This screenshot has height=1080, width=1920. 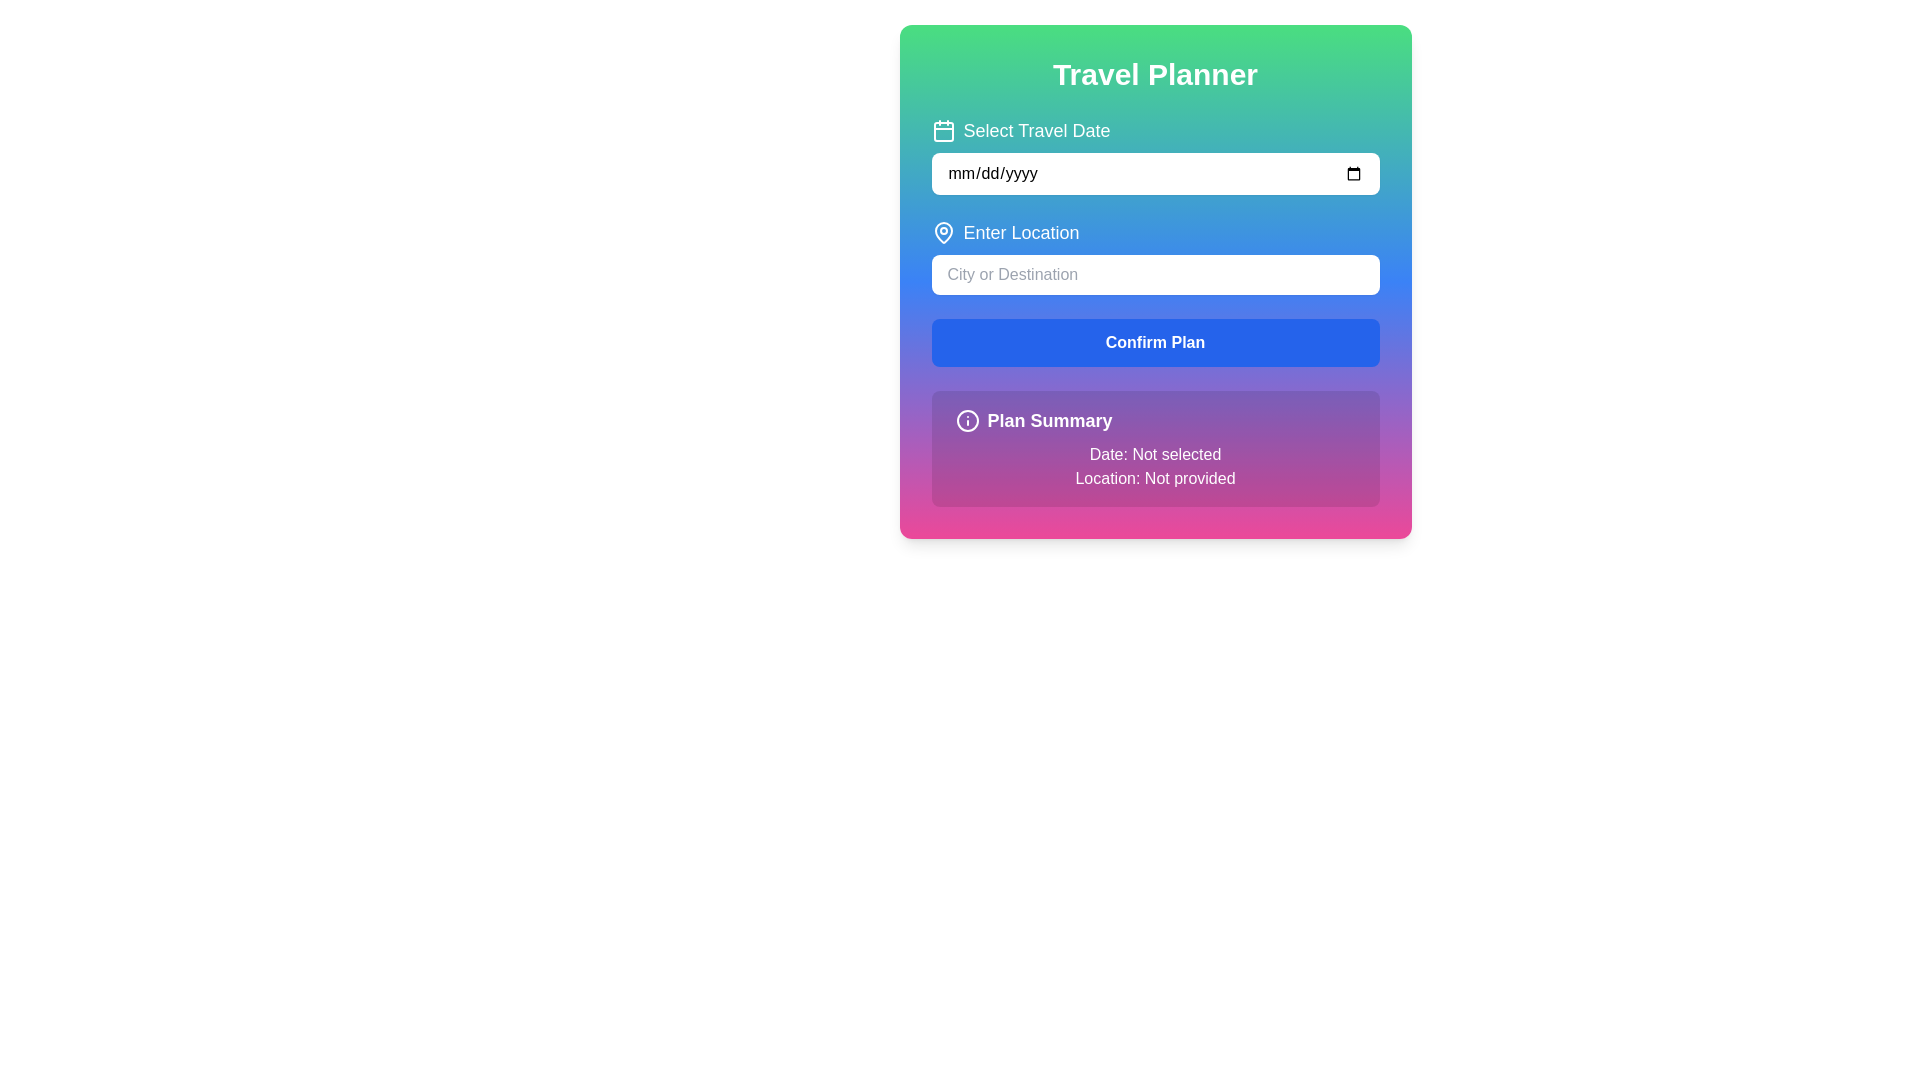 What do you see at coordinates (942, 231) in the screenshot?
I see `the map pin icon that is located to the left of the 'Enter Location' text within the 'Travel Planner' form, which is aligned with the 'City or Destination' input box` at bounding box center [942, 231].